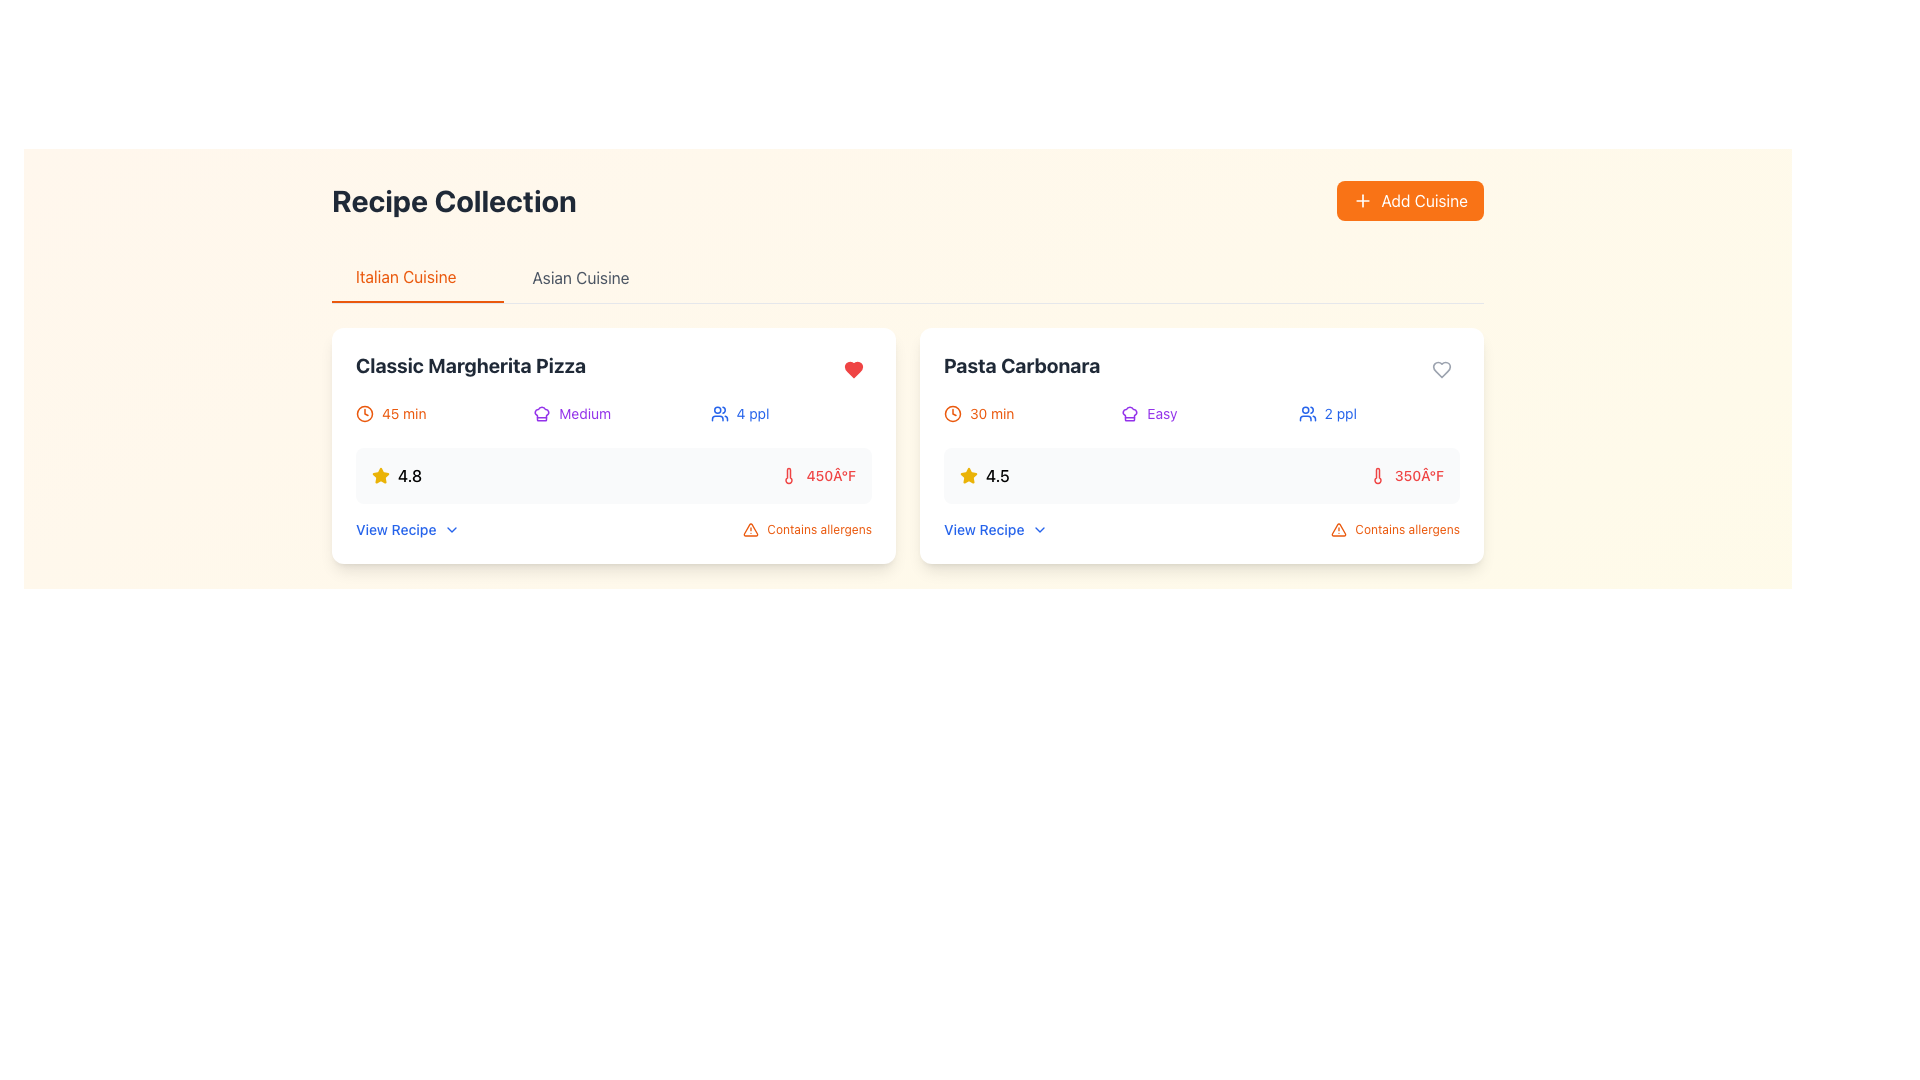 Image resolution: width=1920 pixels, height=1080 pixels. I want to click on the clickable link with an icon to view detailed information about the recipe for 'Pasta Carbonara', located at the bottom left of the 'Pasta Carbonara' card, so click(996, 528).